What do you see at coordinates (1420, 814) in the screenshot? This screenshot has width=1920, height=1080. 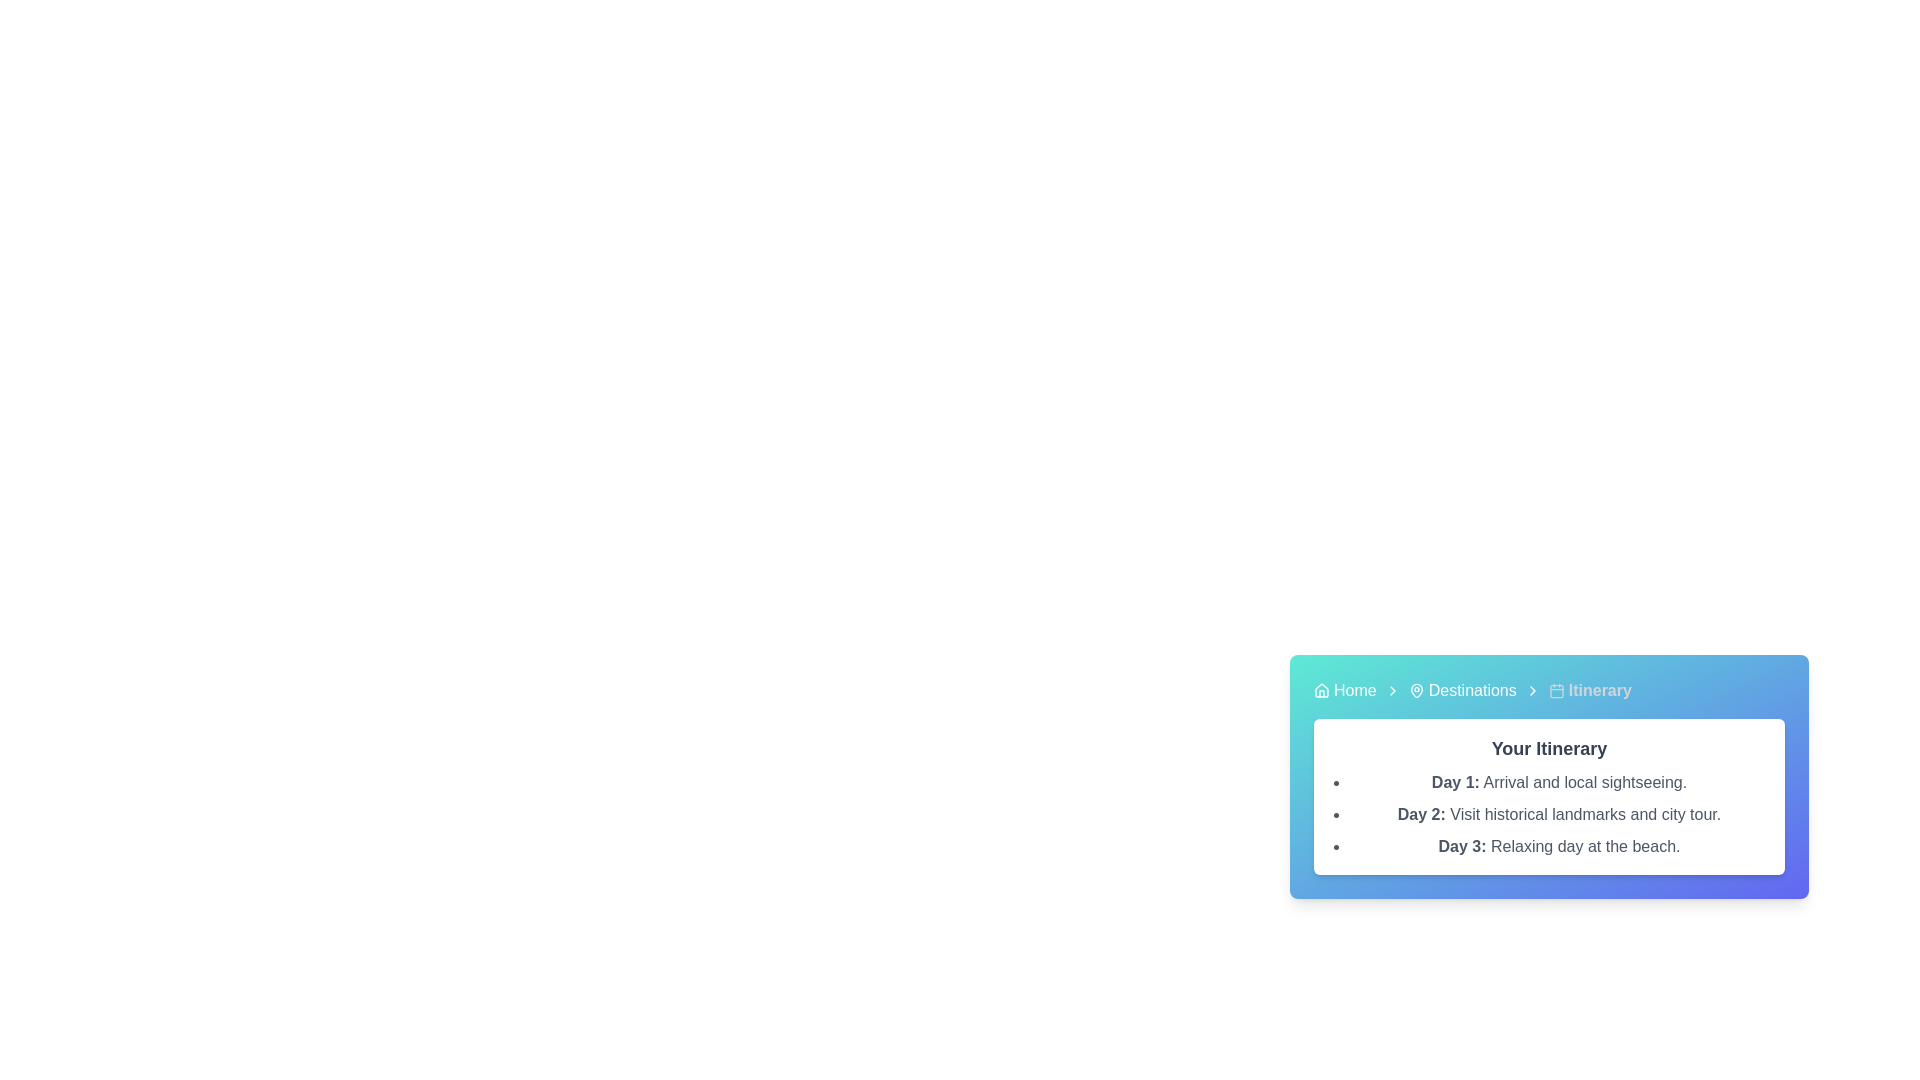 I see `text content of the Text Label displaying 'Day 2:' in bold dark gray style, positioned beneath 'Day 1: Arrival and local sightseeing' within the itinerary card` at bounding box center [1420, 814].